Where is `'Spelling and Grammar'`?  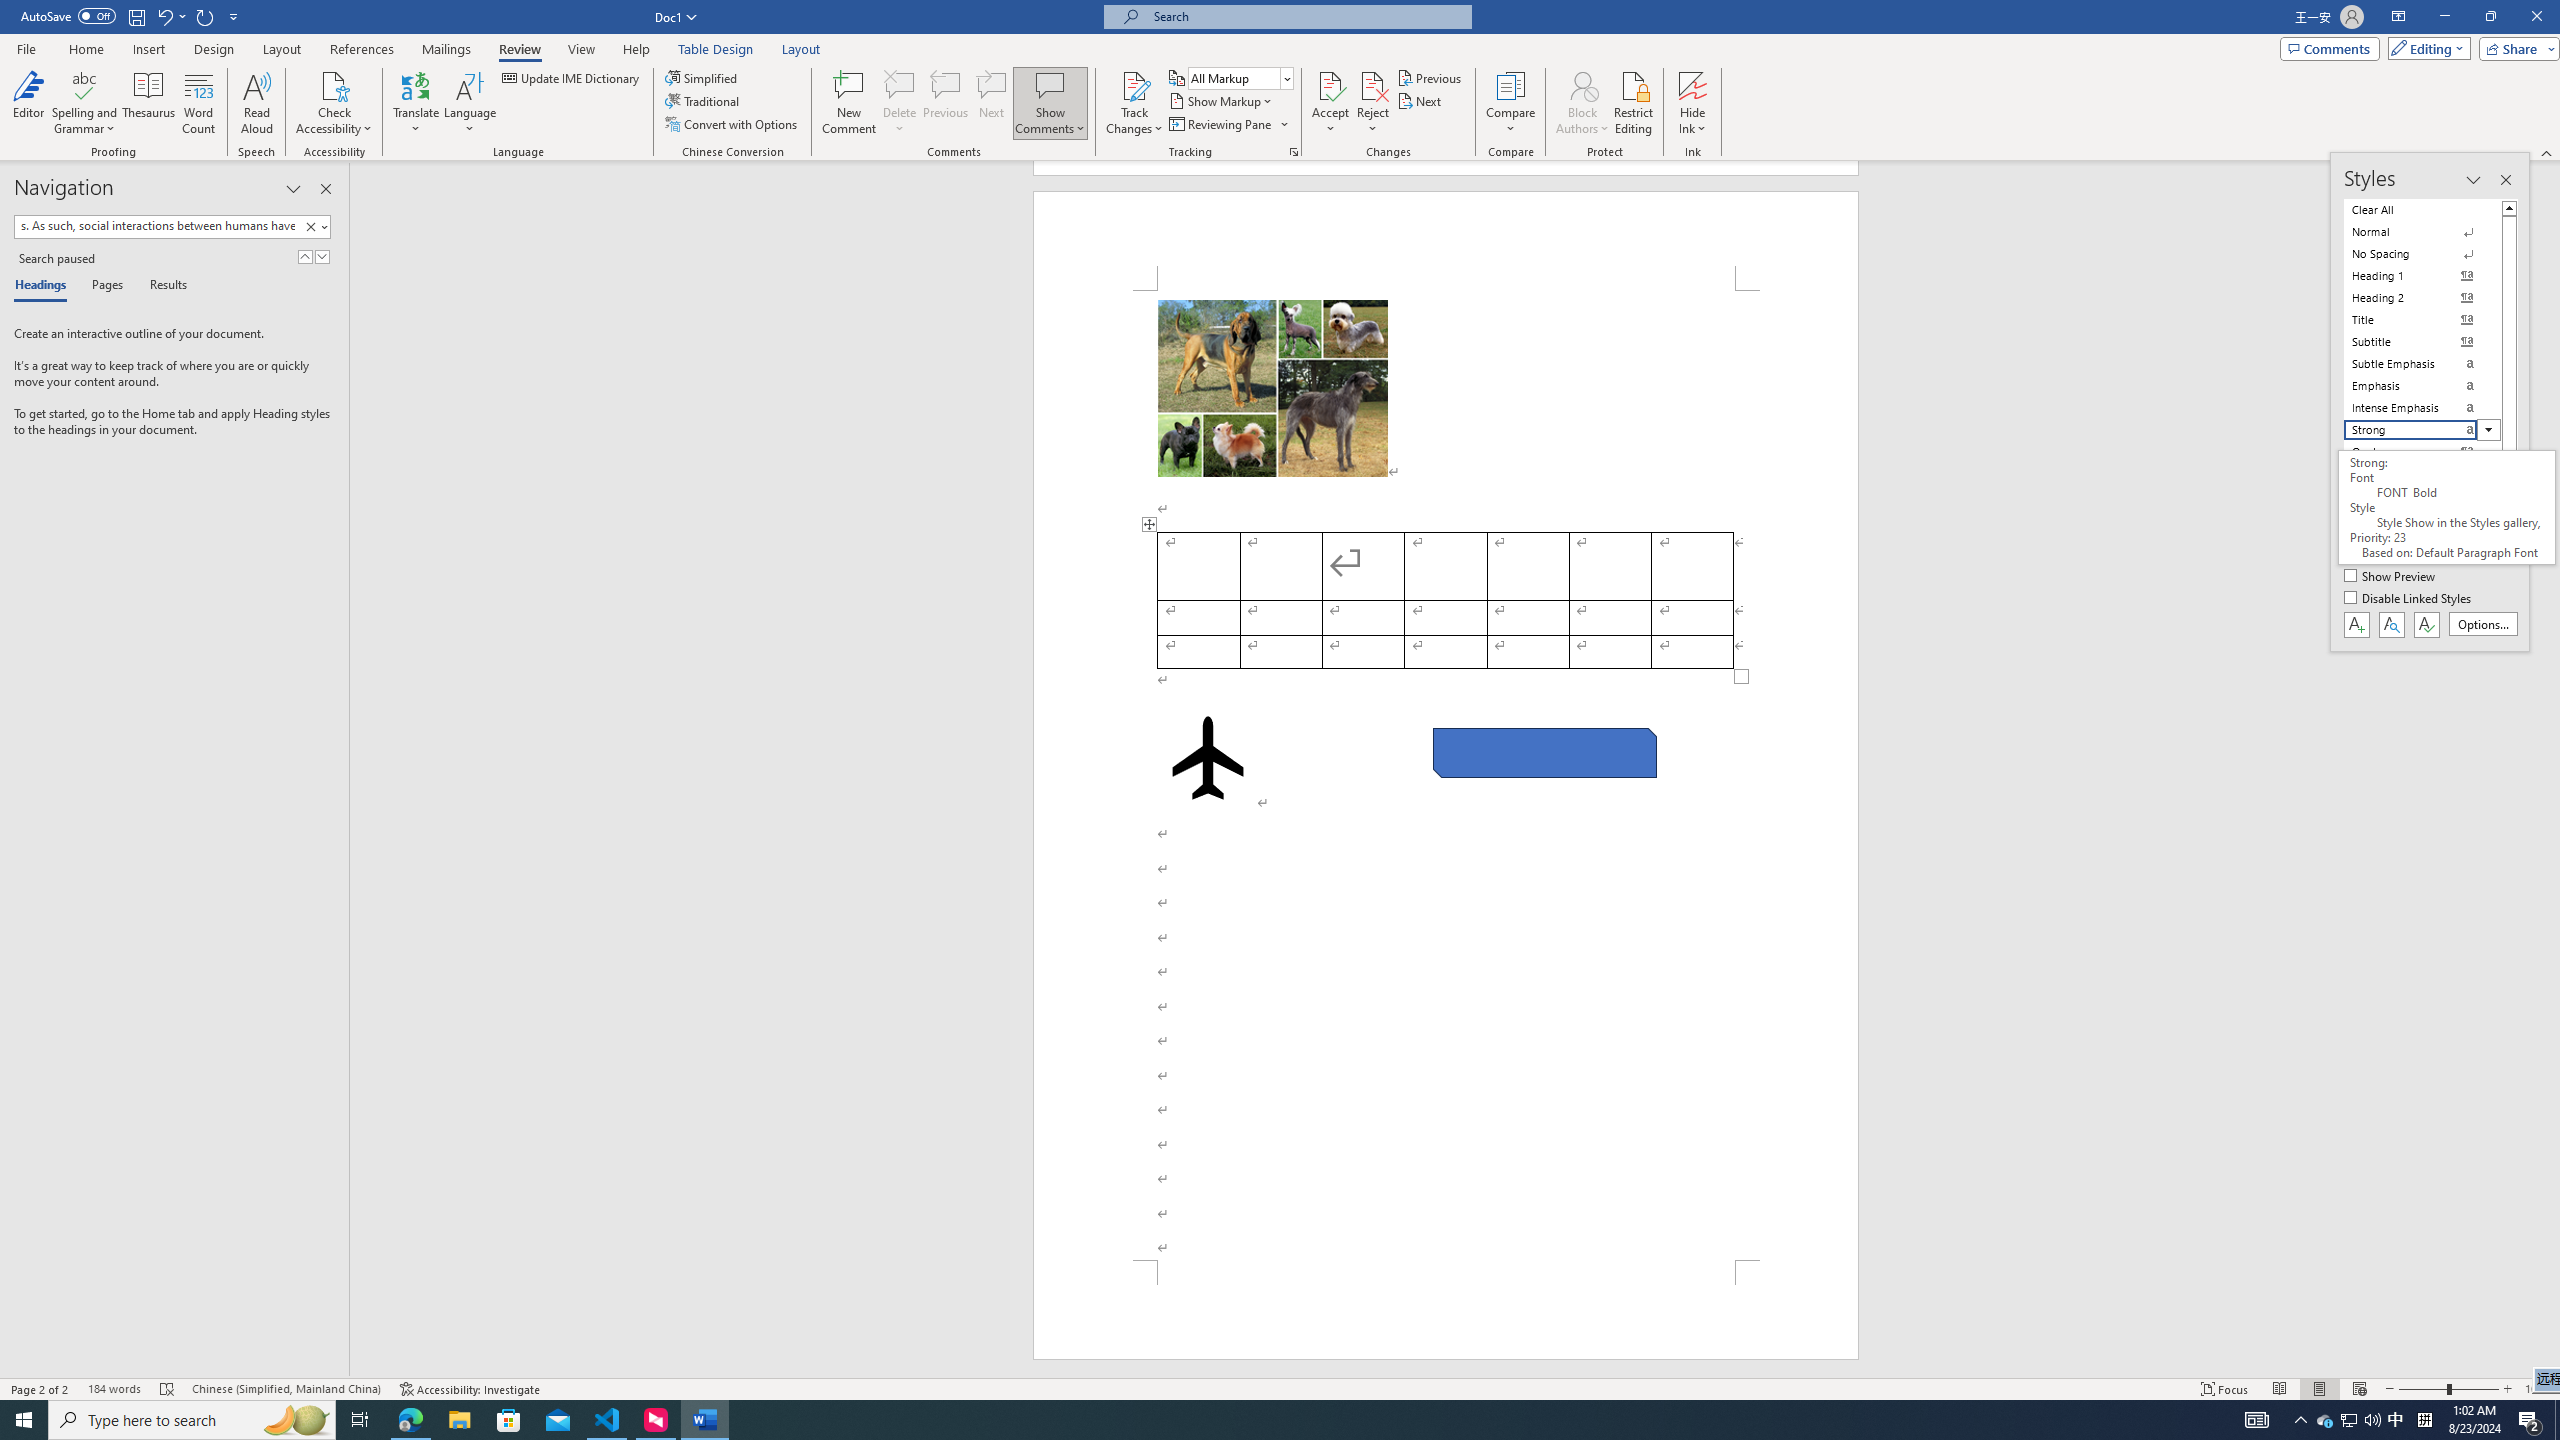
'Spelling and Grammar' is located at coordinates (85, 103).